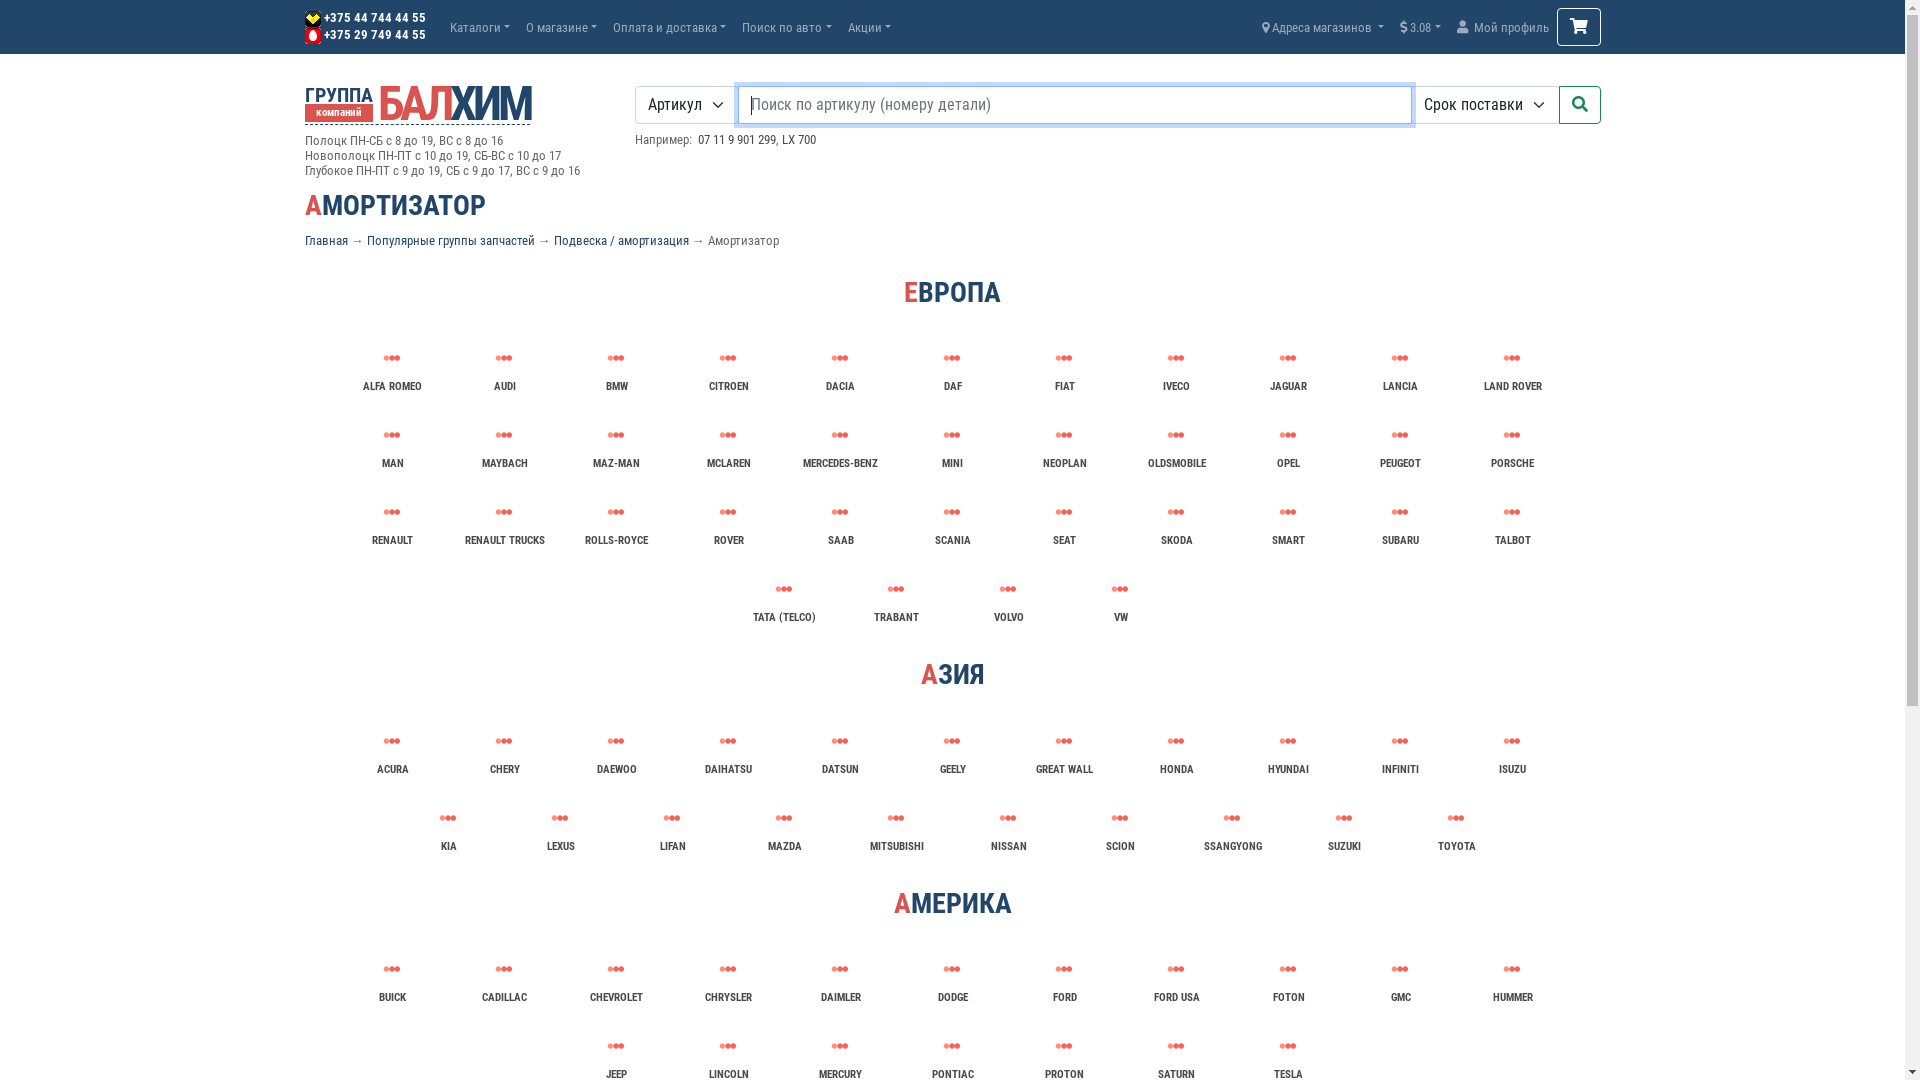 The image size is (1920, 1080). I want to click on '3.08', so click(1391, 27).